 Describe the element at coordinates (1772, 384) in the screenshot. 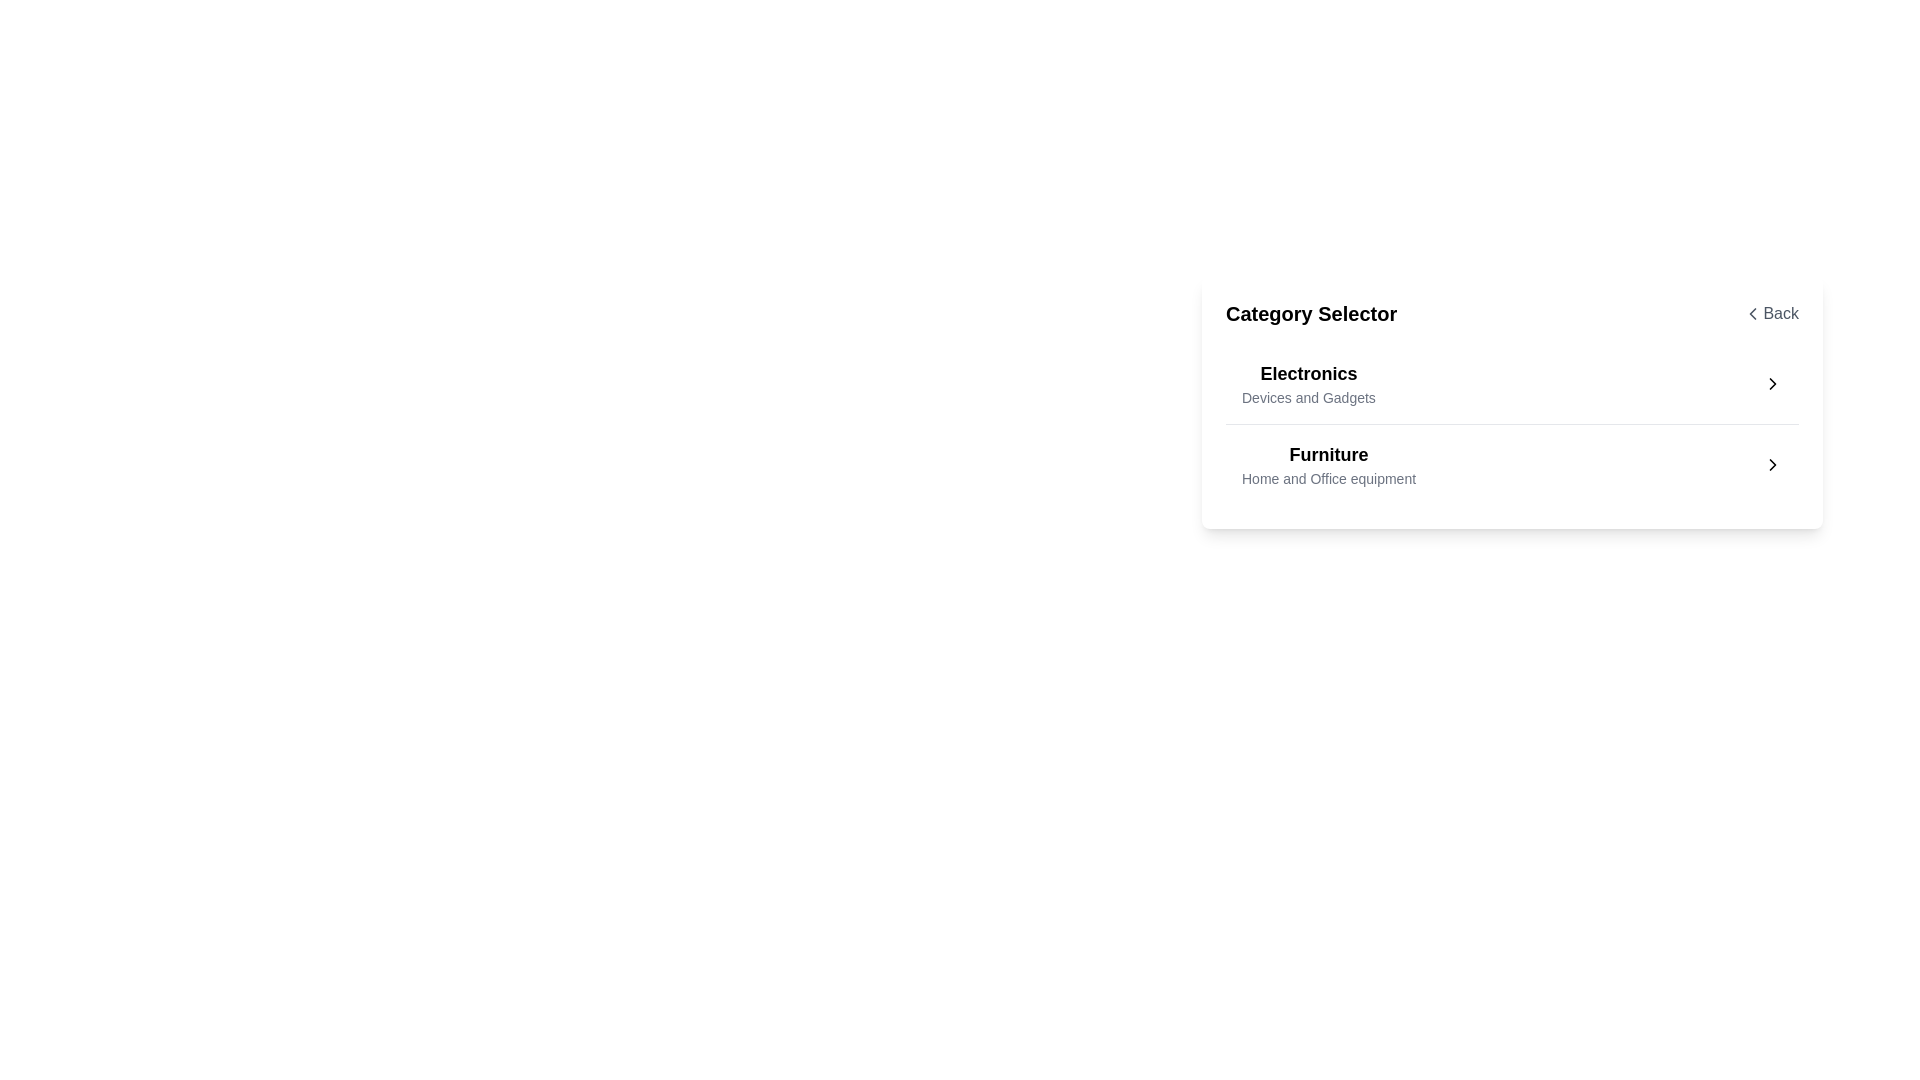

I see `the right-pointing chevron icon associated with the 'Electronics' category` at that location.